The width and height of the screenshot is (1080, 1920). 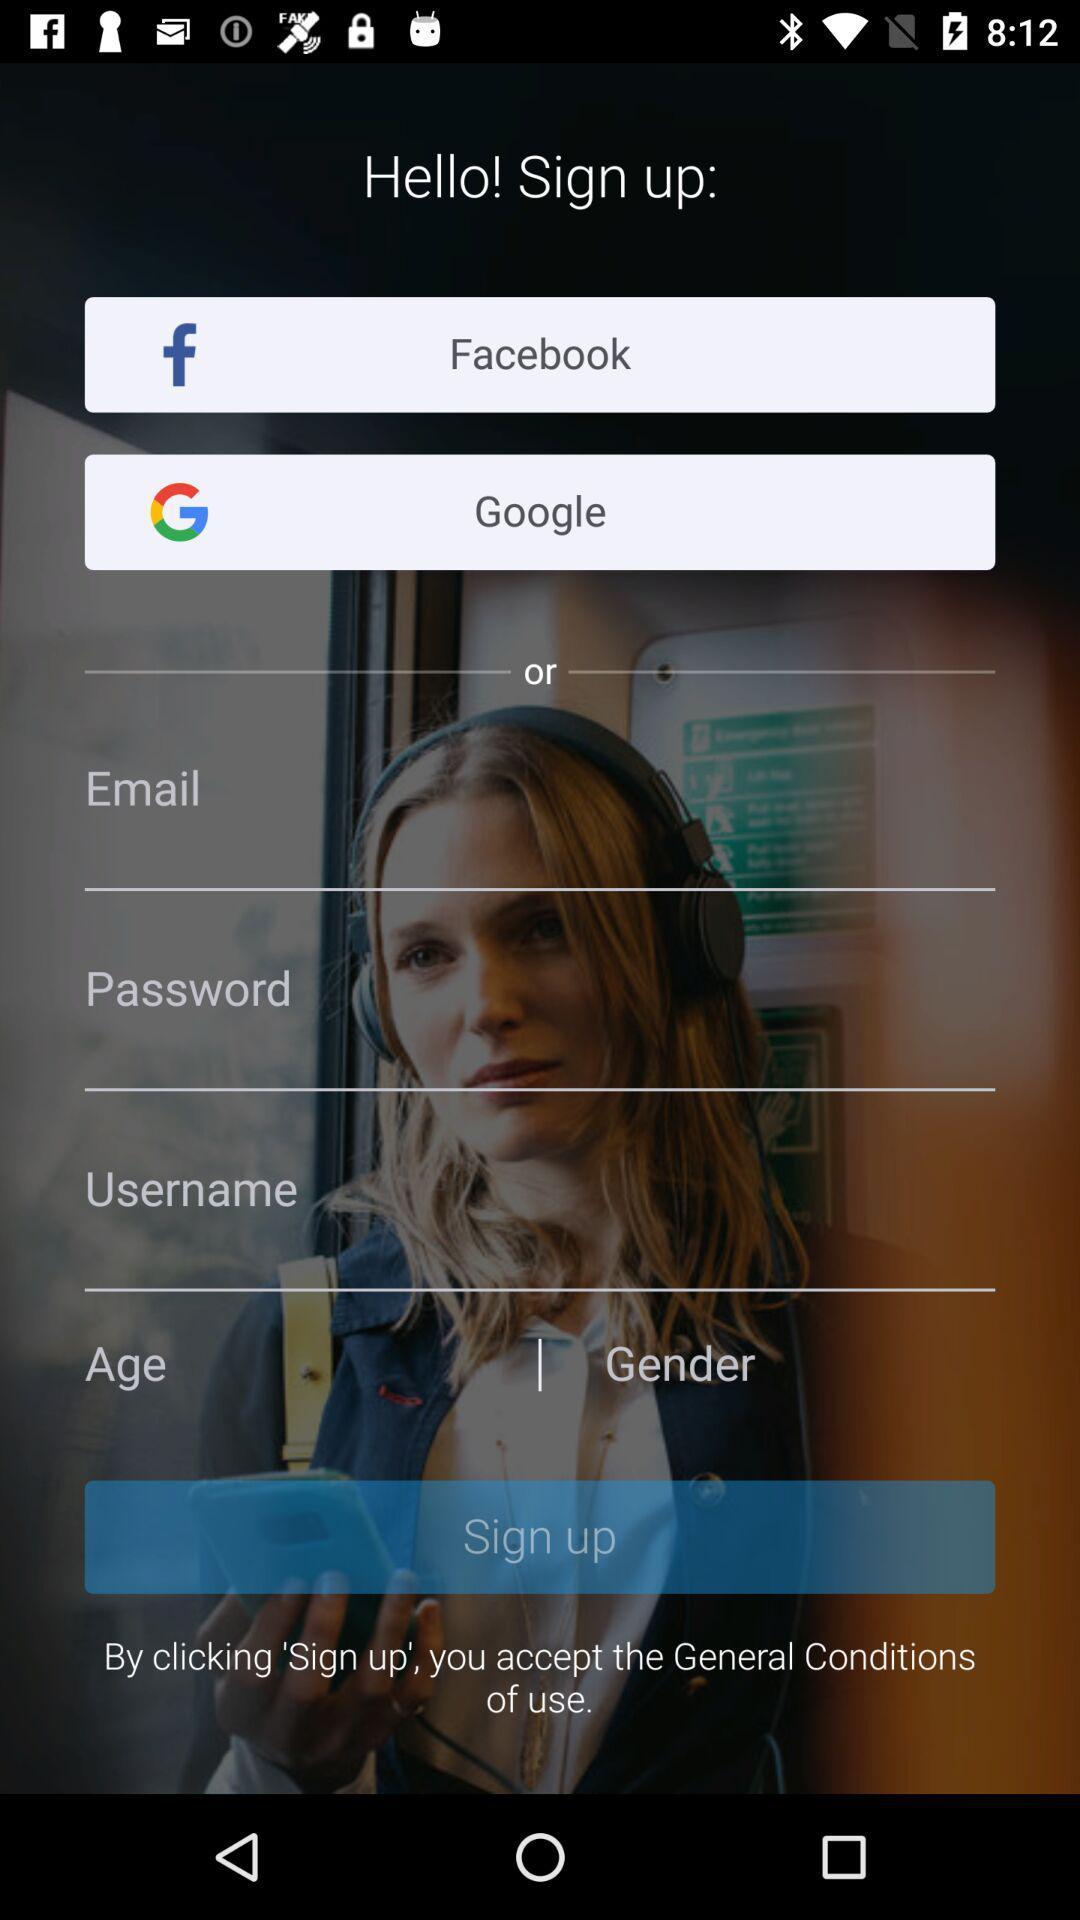 What do you see at coordinates (798, 1363) in the screenshot?
I see `gernder option` at bounding box center [798, 1363].